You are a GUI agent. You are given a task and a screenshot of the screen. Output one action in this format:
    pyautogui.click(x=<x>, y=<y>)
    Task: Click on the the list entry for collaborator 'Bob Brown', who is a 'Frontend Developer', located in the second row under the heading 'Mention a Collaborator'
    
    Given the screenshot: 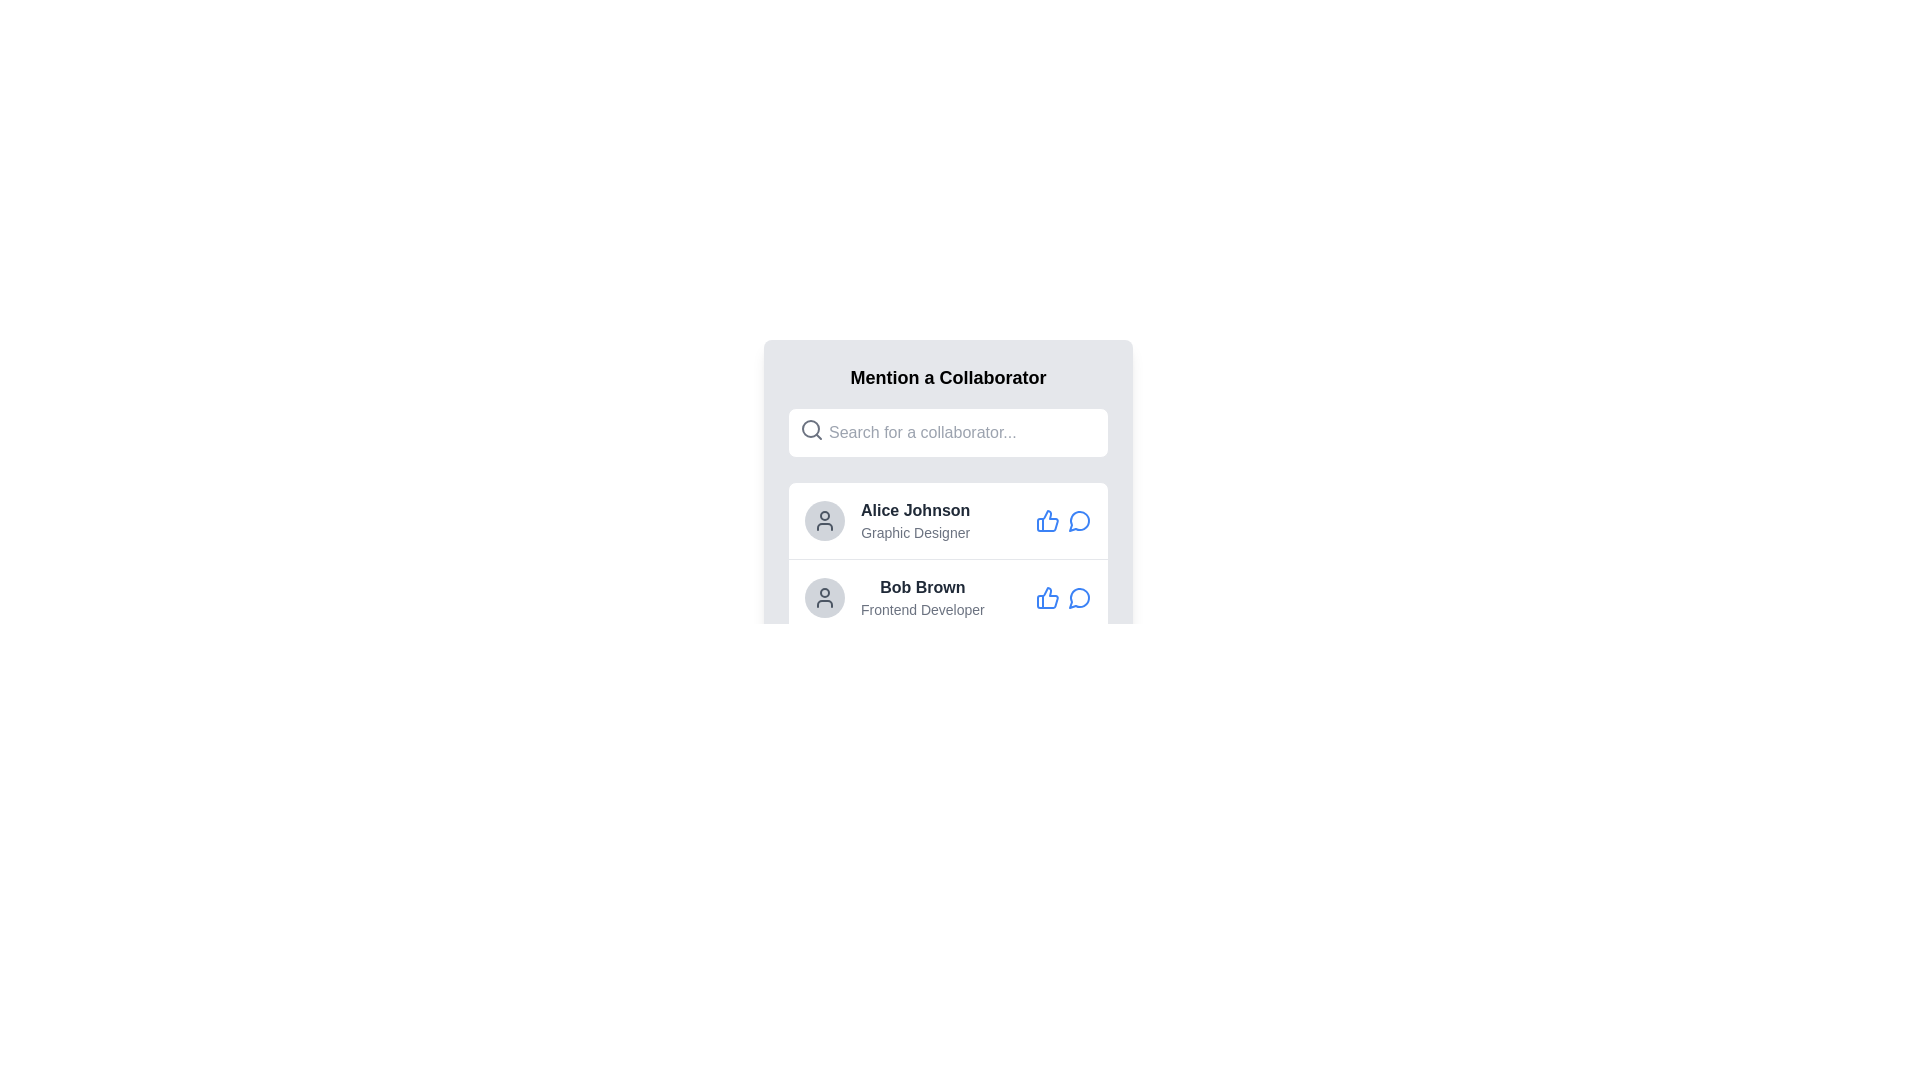 What is the action you would take?
    pyautogui.click(x=921, y=596)
    